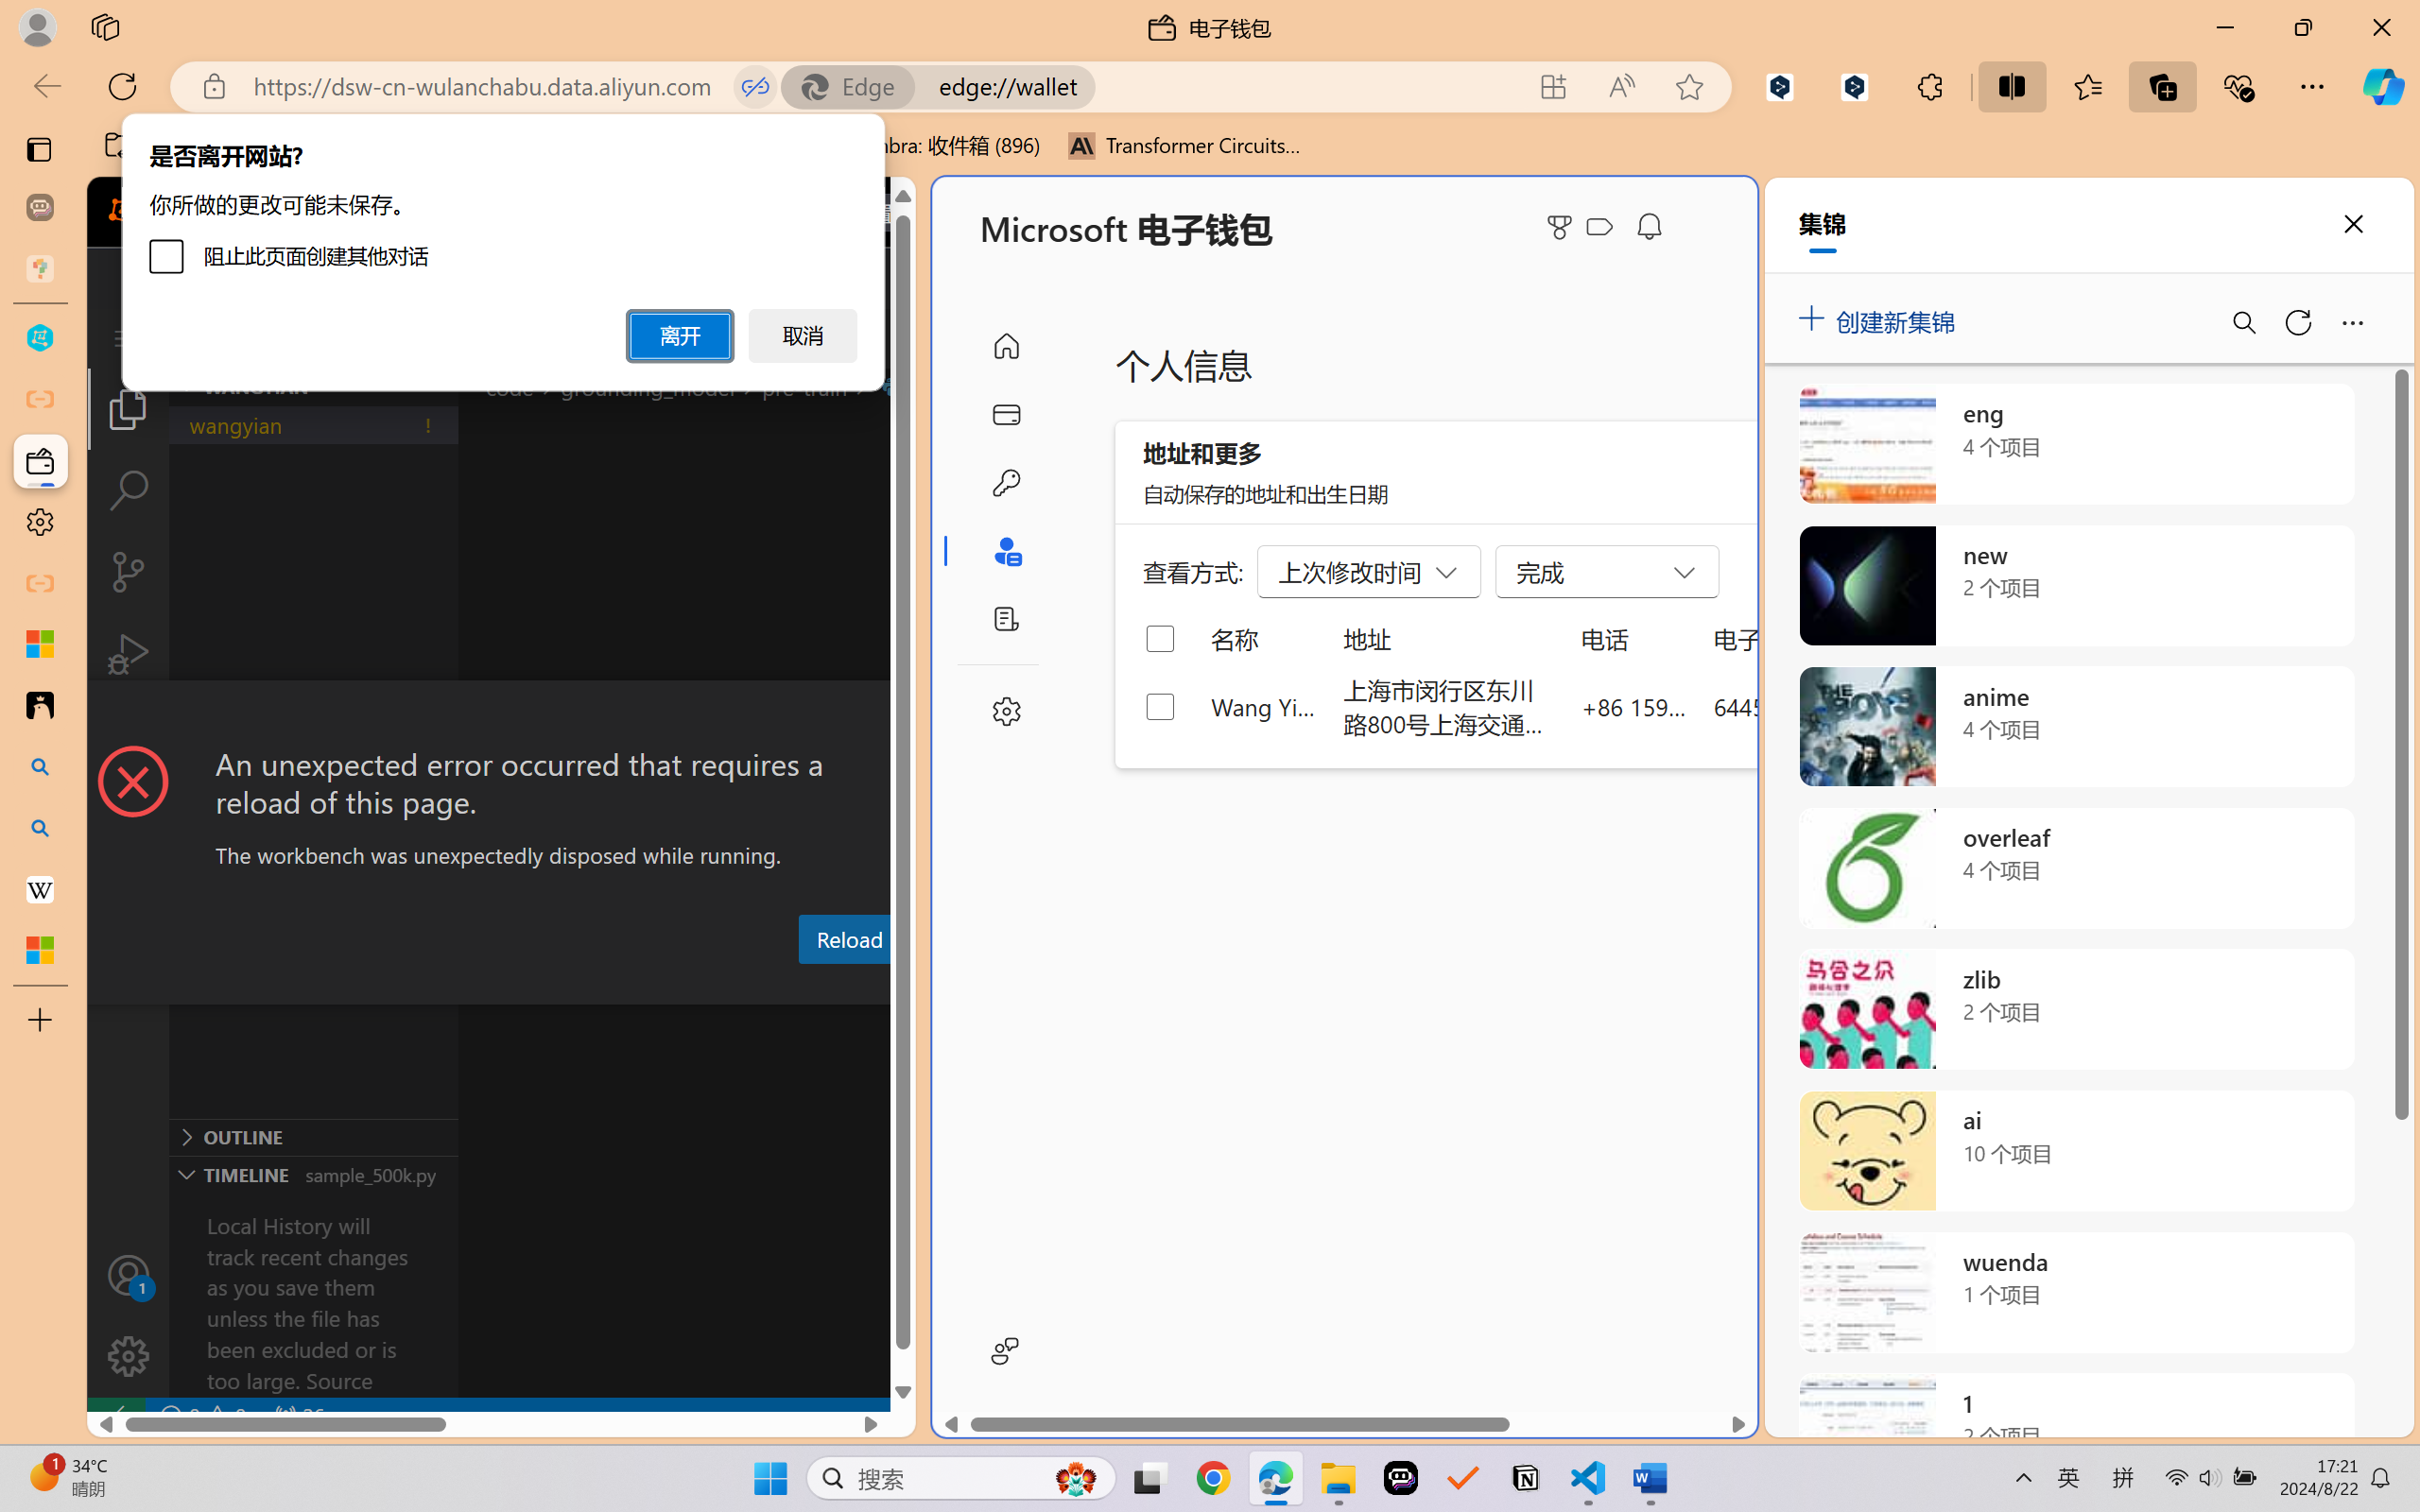 The height and width of the screenshot is (1512, 2420). I want to click on 'Outline Section', so click(313, 1135).